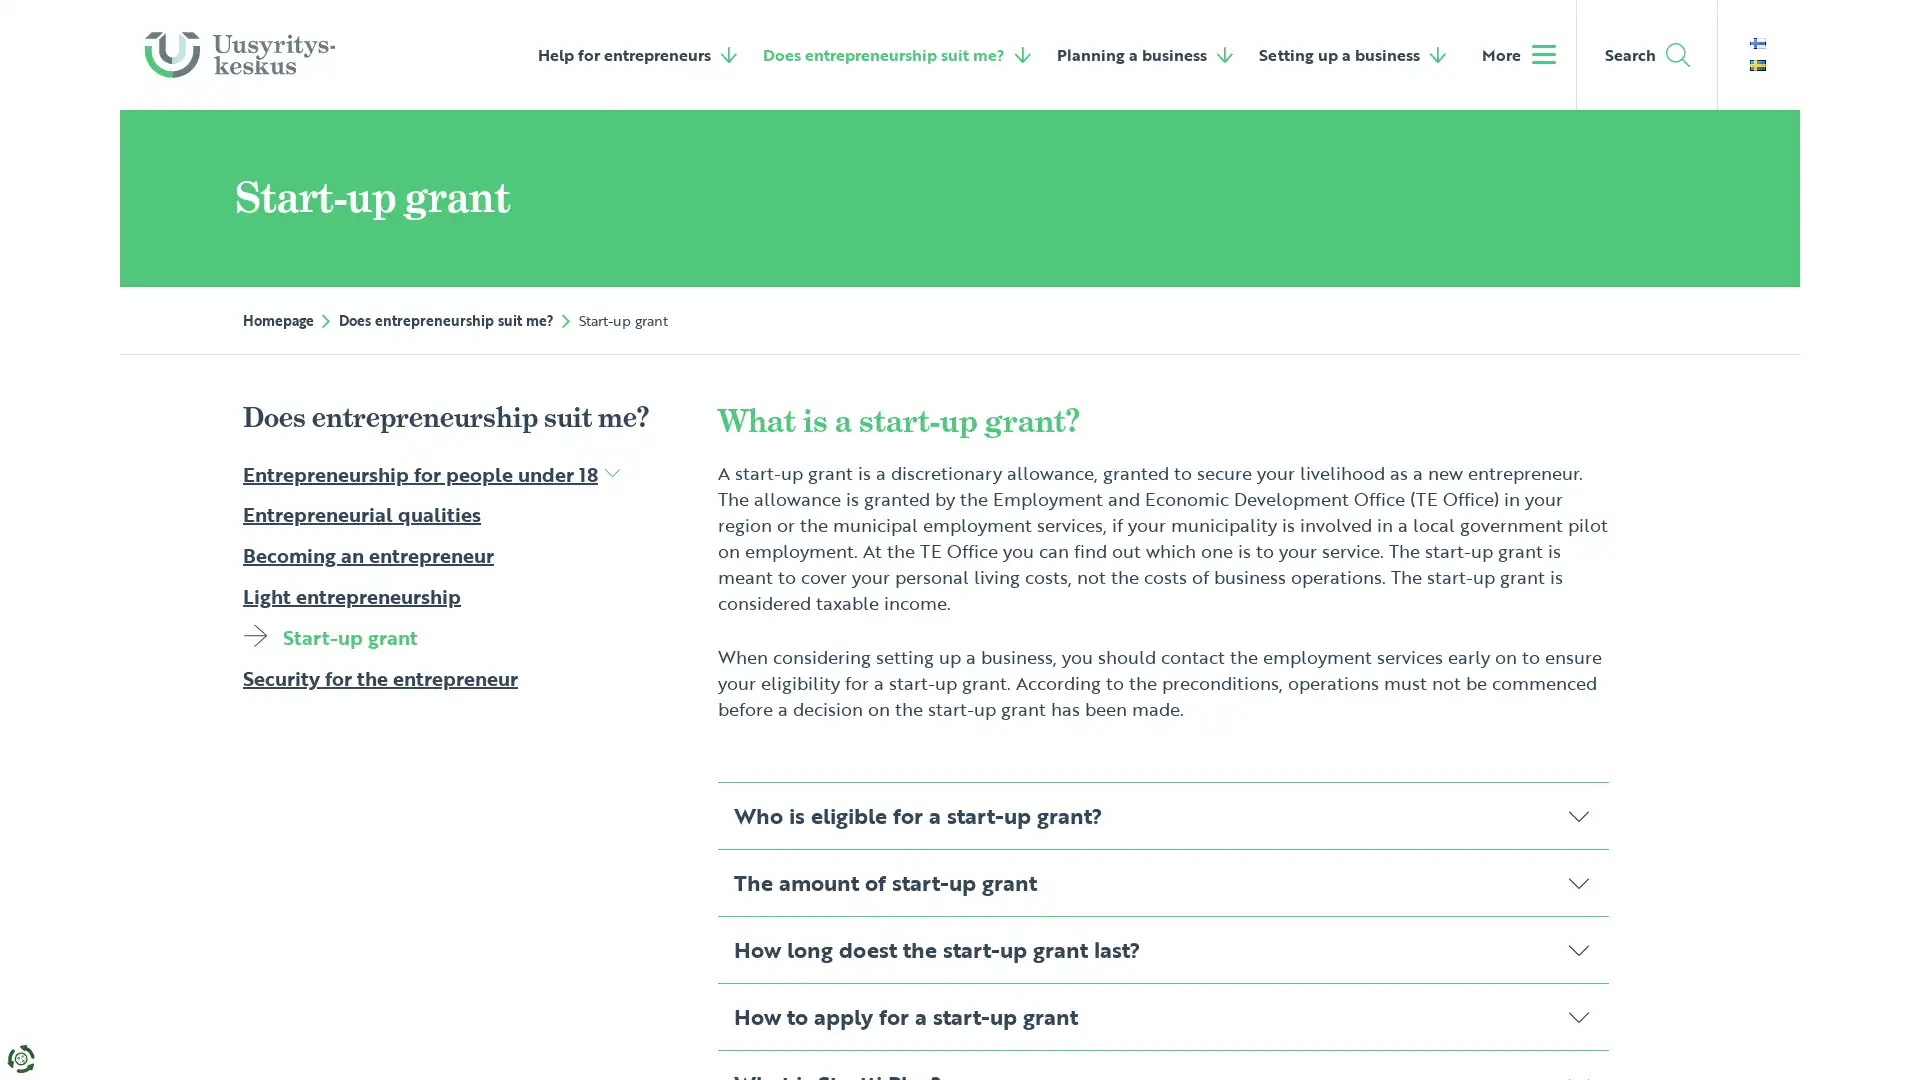 Image resolution: width=1920 pixels, height=1080 pixels. Describe the element at coordinates (1162, 881) in the screenshot. I see `The amount of start-up grant` at that location.